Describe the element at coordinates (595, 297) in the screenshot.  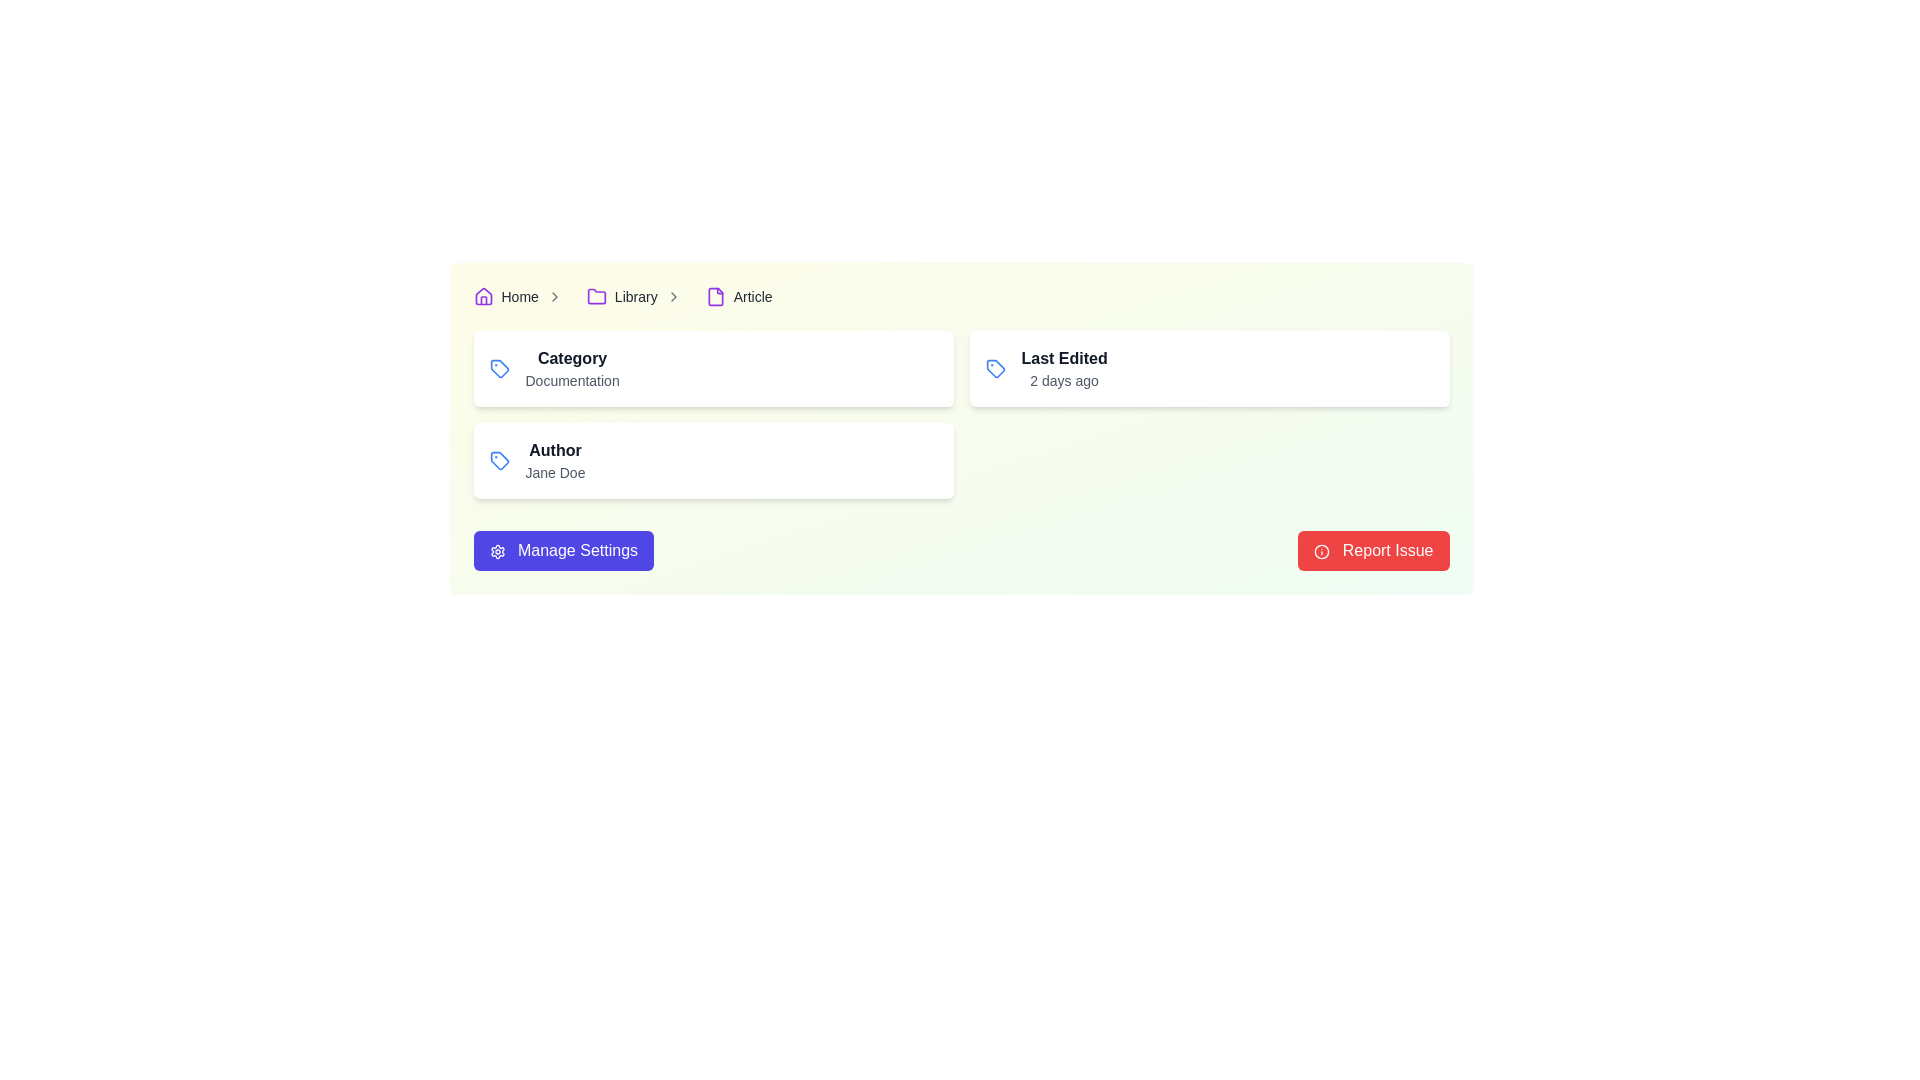
I see `the purple folder icon located to the left of the 'Library' text in the breadcrumb navigation at the top-center of the interface` at that location.